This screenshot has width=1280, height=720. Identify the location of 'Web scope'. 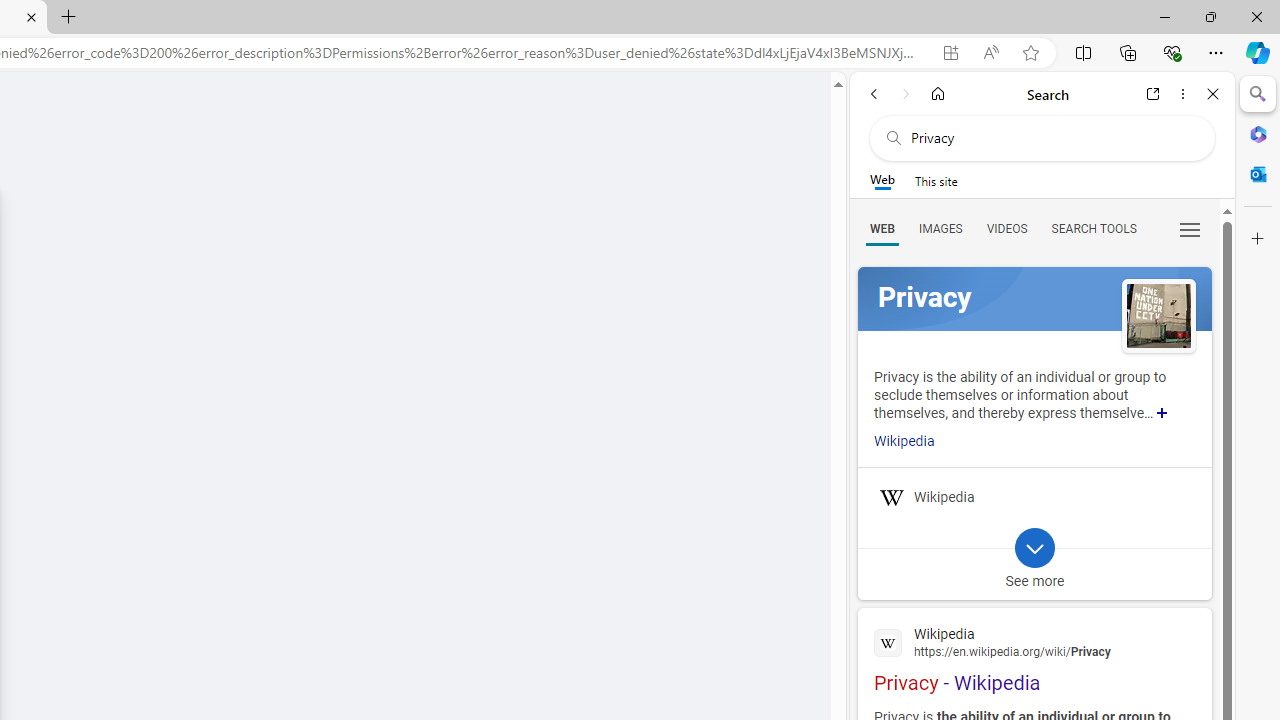
(881, 180).